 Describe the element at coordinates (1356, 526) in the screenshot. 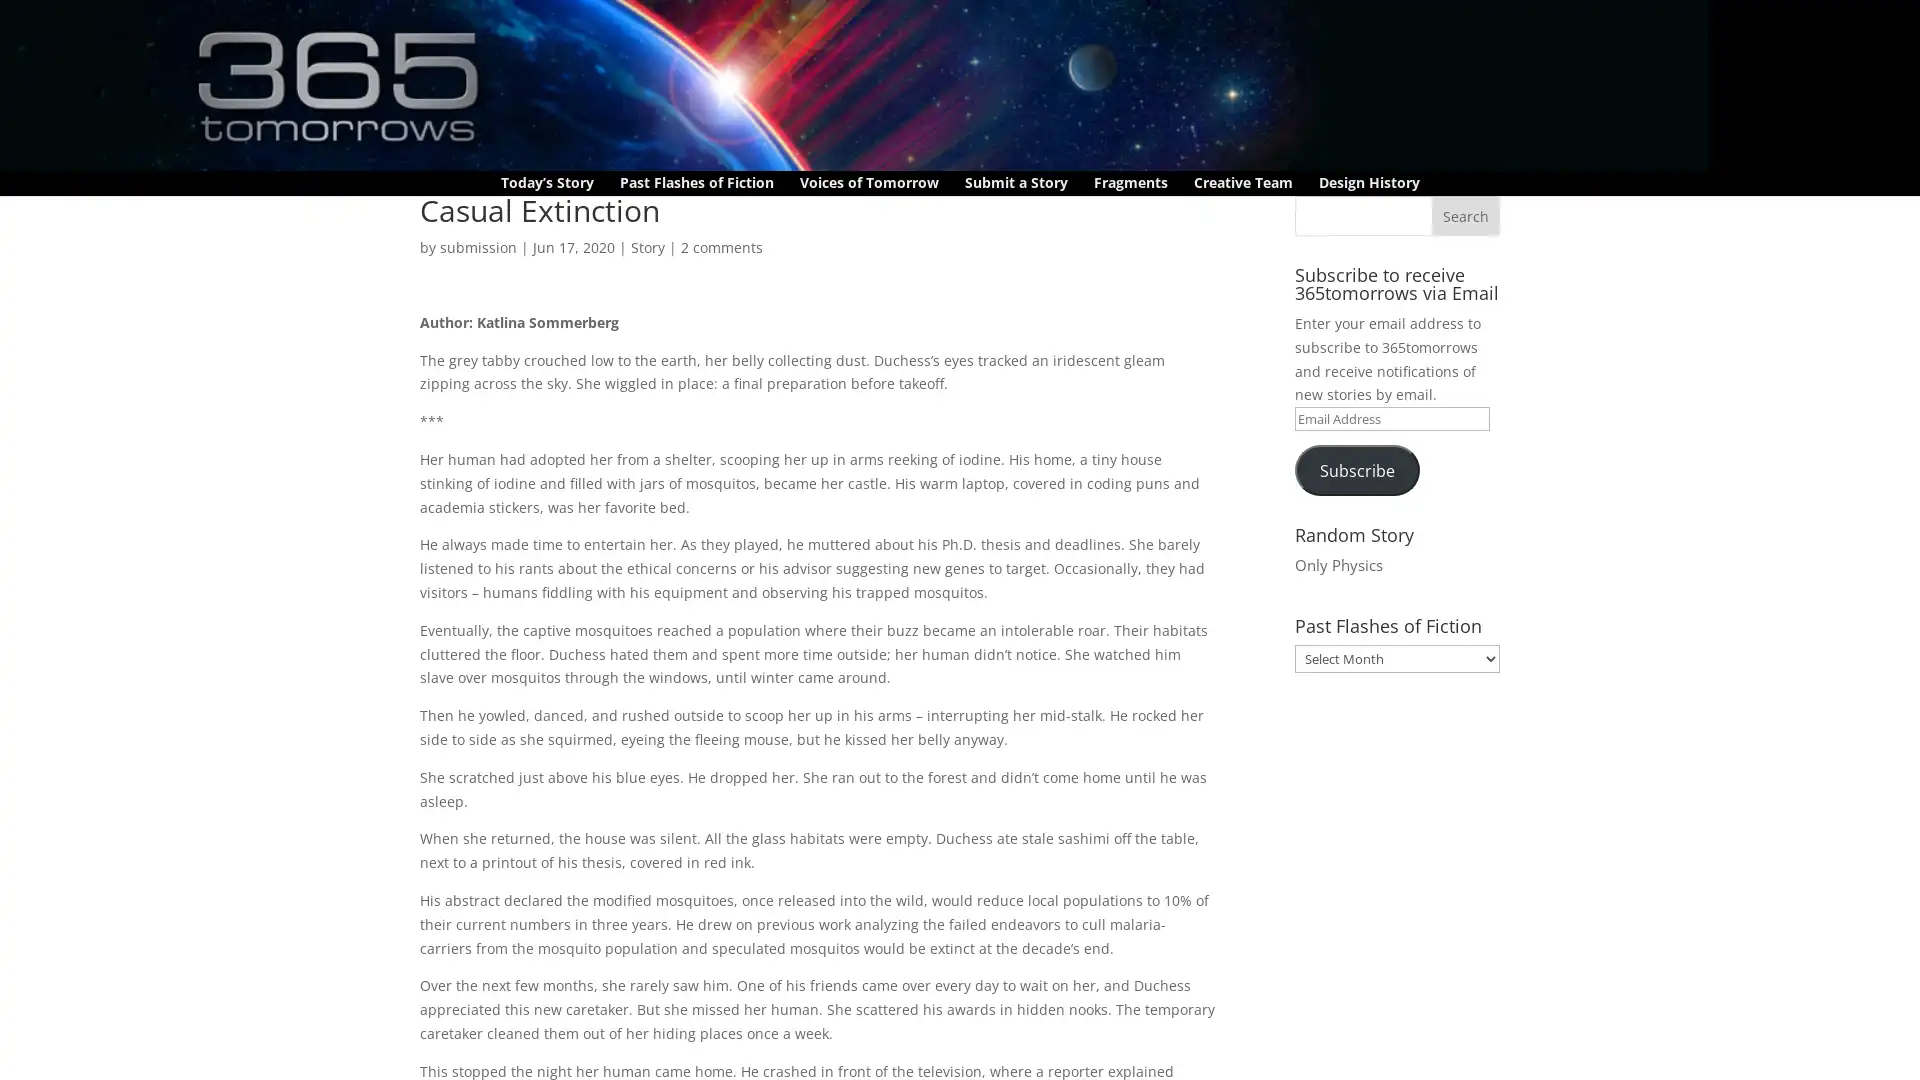

I see `Subscribe` at that location.